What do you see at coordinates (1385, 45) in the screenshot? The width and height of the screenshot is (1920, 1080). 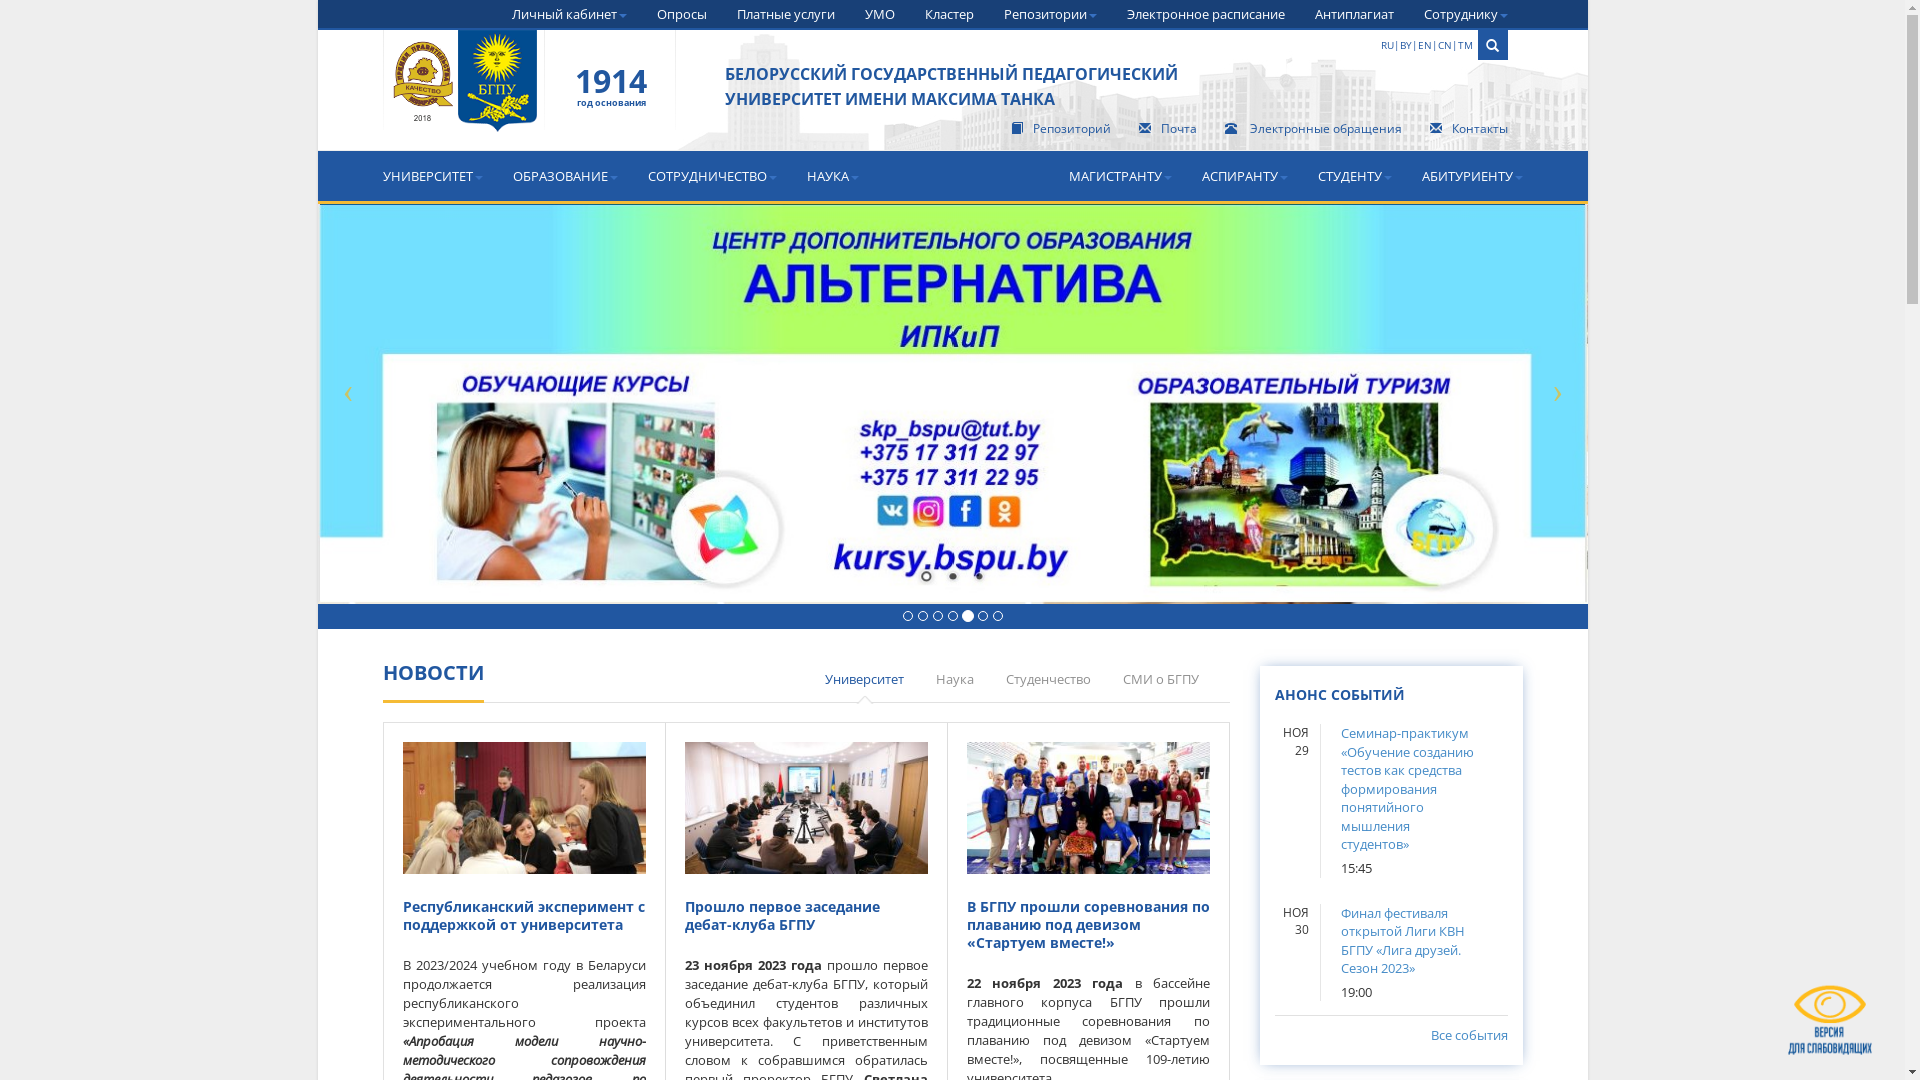 I see `'RU'` at bounding box center [1385, 45].